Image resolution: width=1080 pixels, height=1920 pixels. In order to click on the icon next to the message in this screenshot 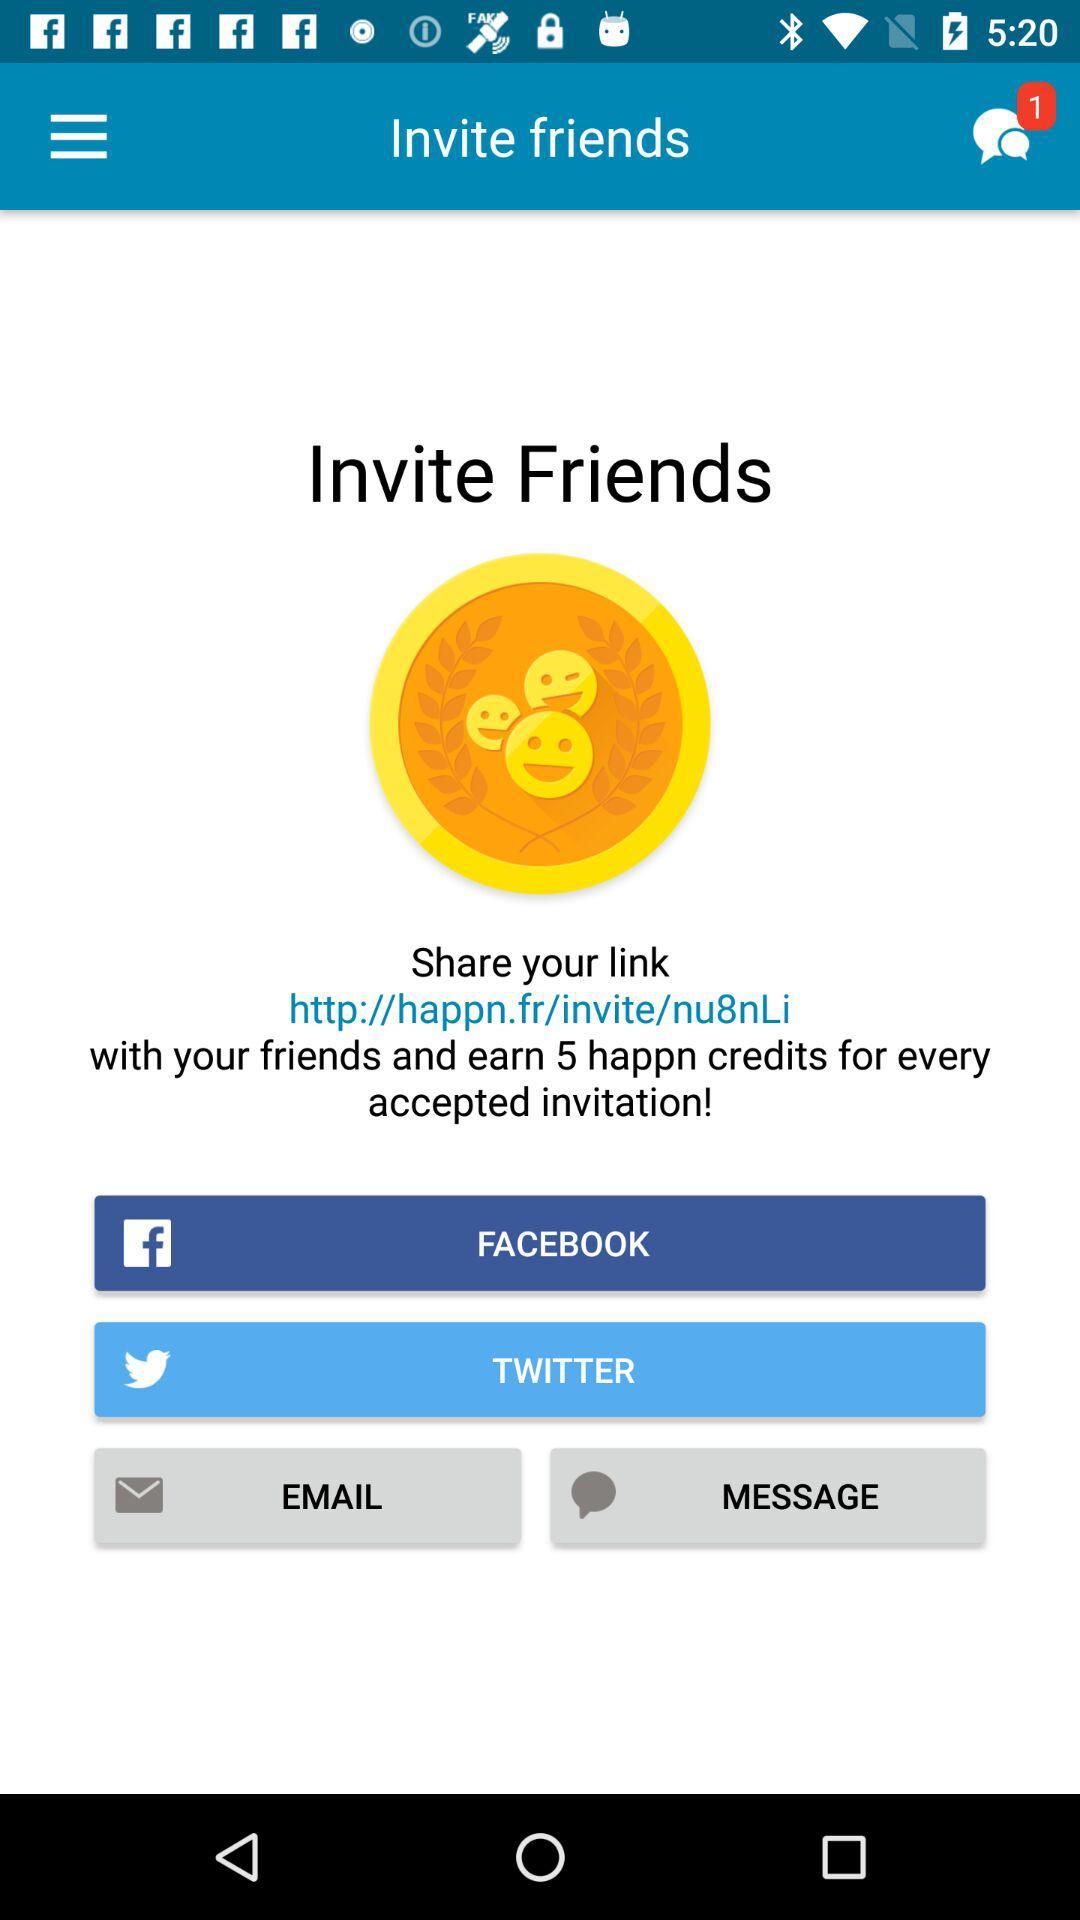, I will do `click(307, 1495)`.